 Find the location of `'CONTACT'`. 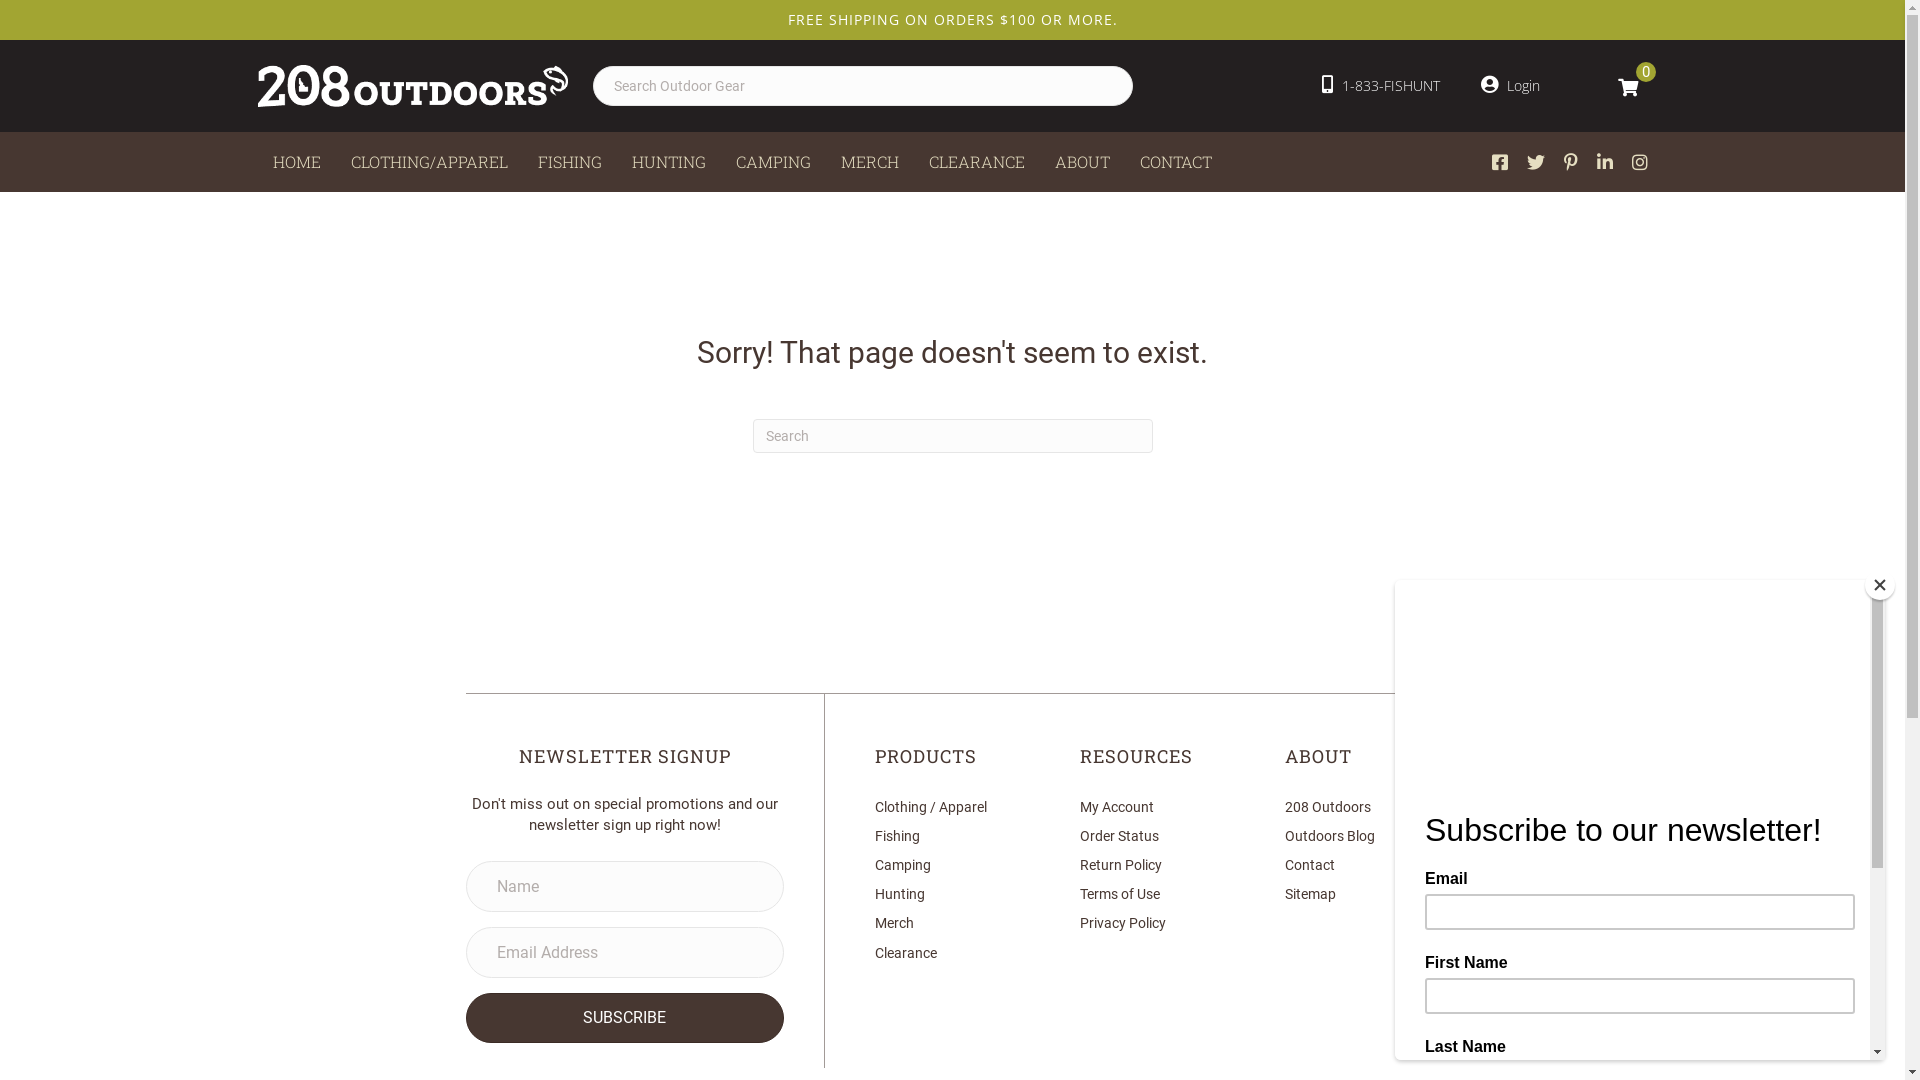

'CONTACT' is located at coordinates (1175, 161).